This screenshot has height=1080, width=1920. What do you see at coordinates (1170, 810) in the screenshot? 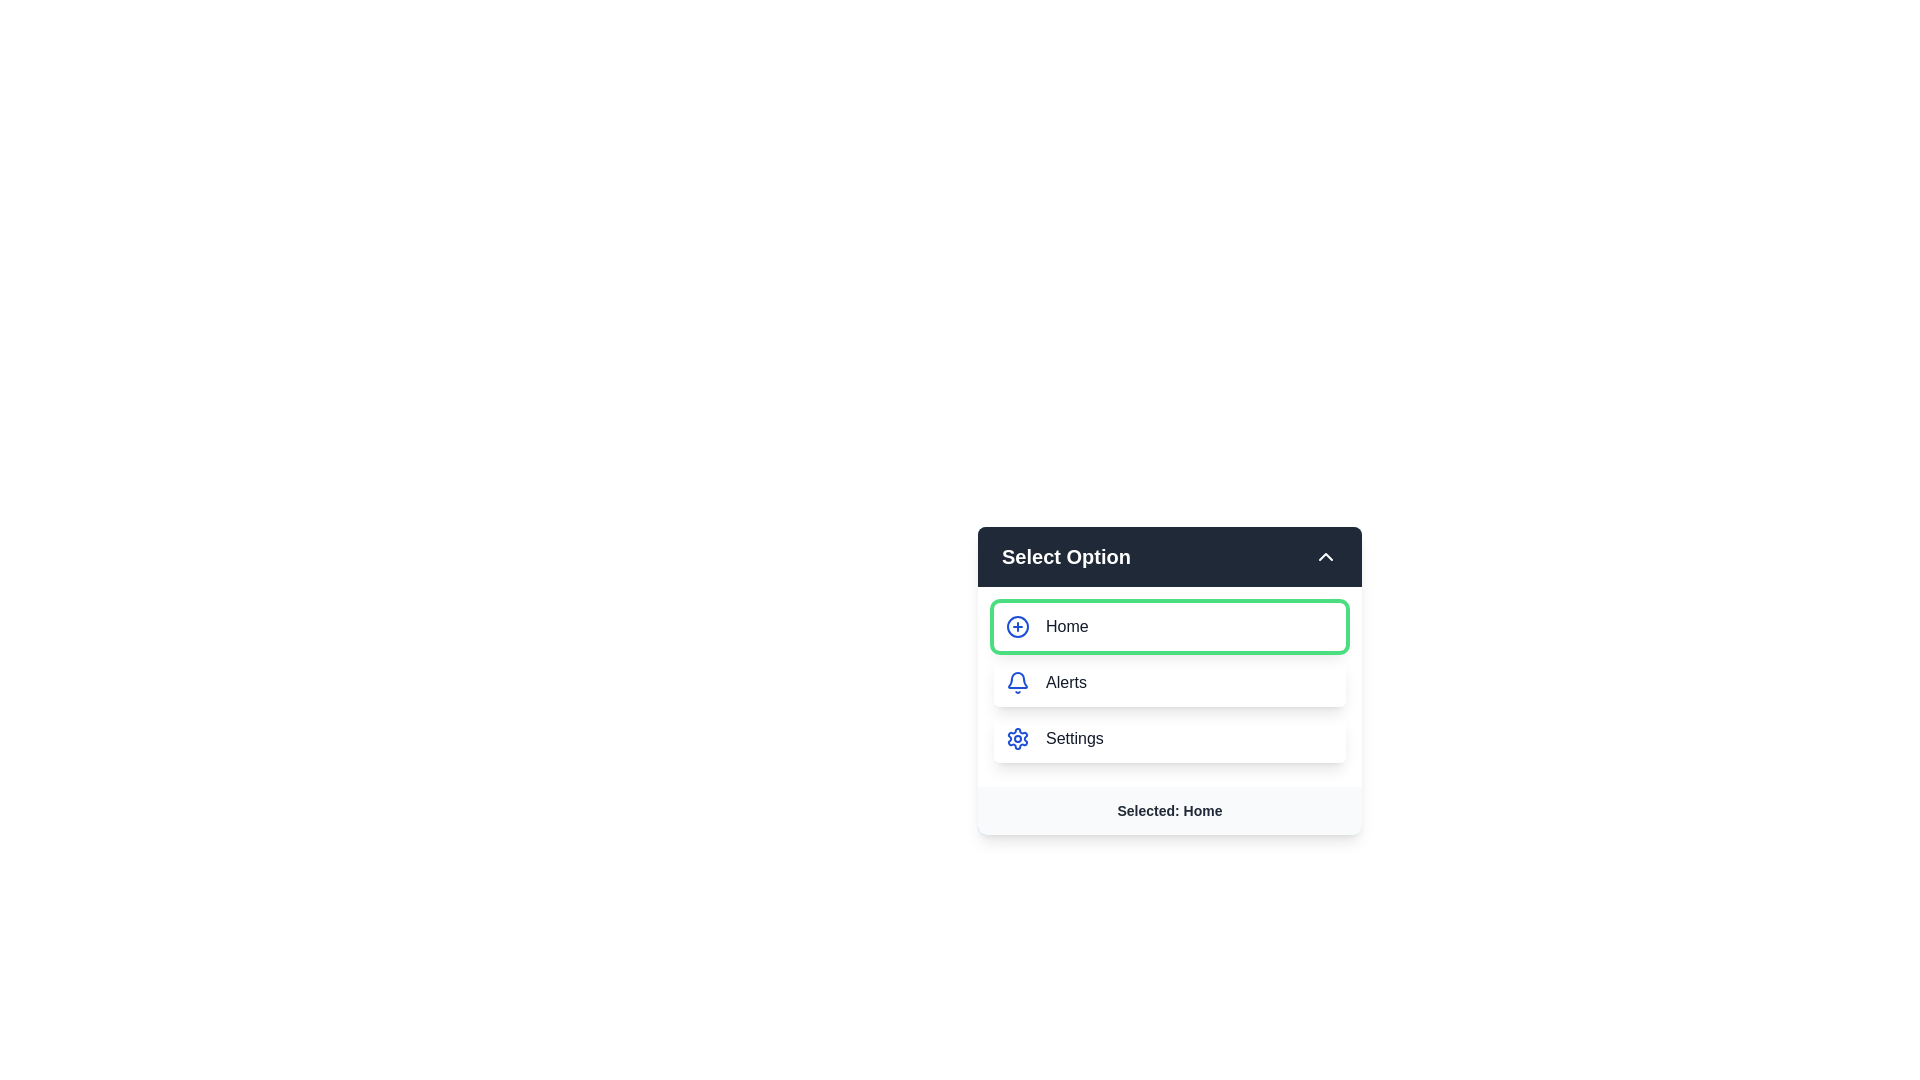
I see `the label with the text 'Selected: Home' which is located beneath the 'Select Option' section containing options like 'Home', 'Alerts', and 'Settings'` at bounding box center [1170, 810].